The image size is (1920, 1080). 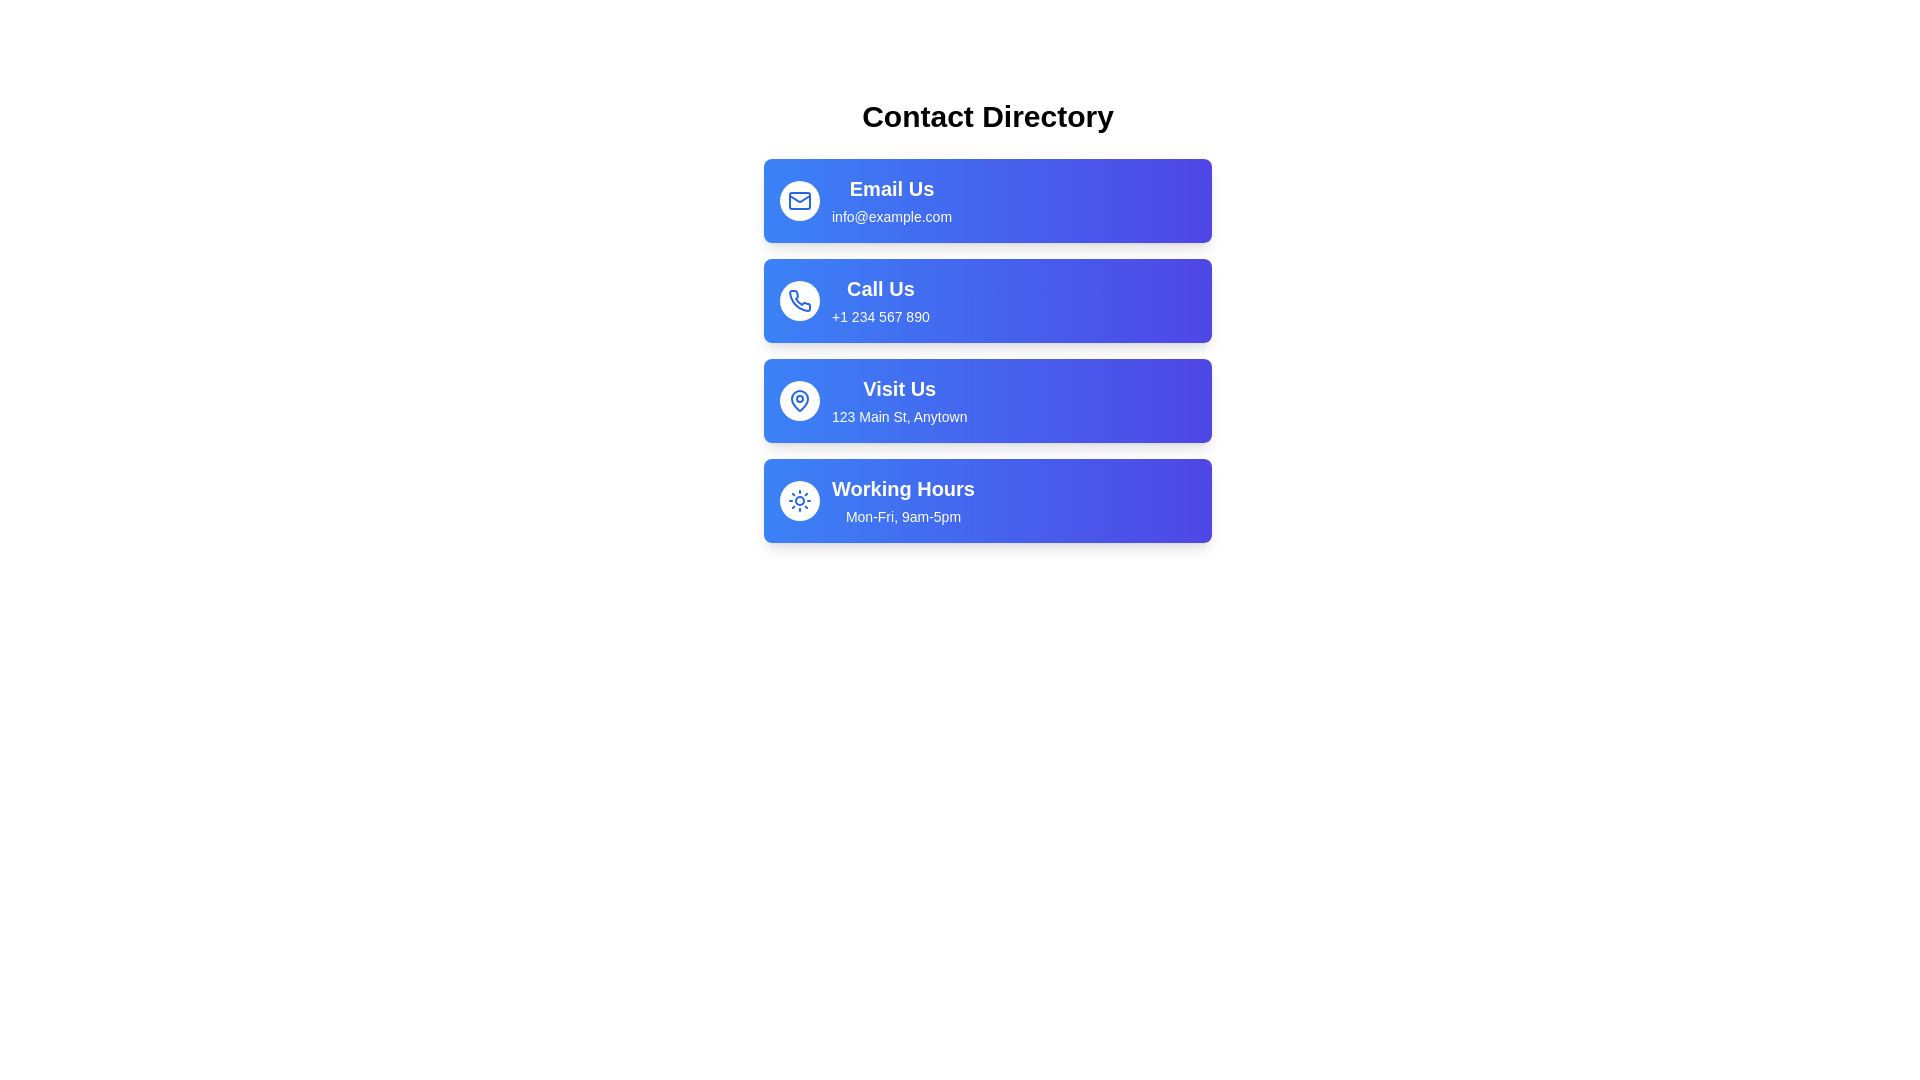 What do you see at coordinates (902, 515) in the screenshot?
I see `the text label displaying 'Mon-Fri, 9am-5pm' located below the 'Working Hours' title in the Contact Directory interface` at bounding box center [902, 515].